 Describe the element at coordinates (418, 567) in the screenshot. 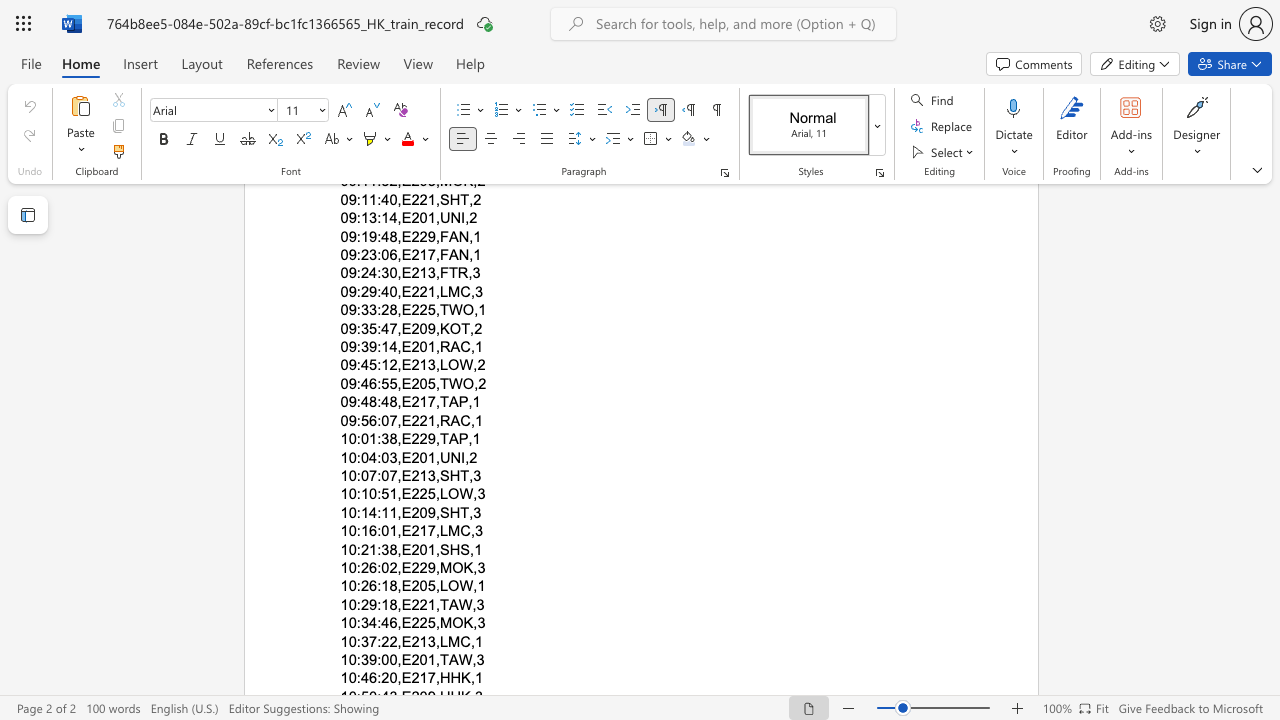

I see `the space between the continuous character "2" and "2" in the text` at that location.